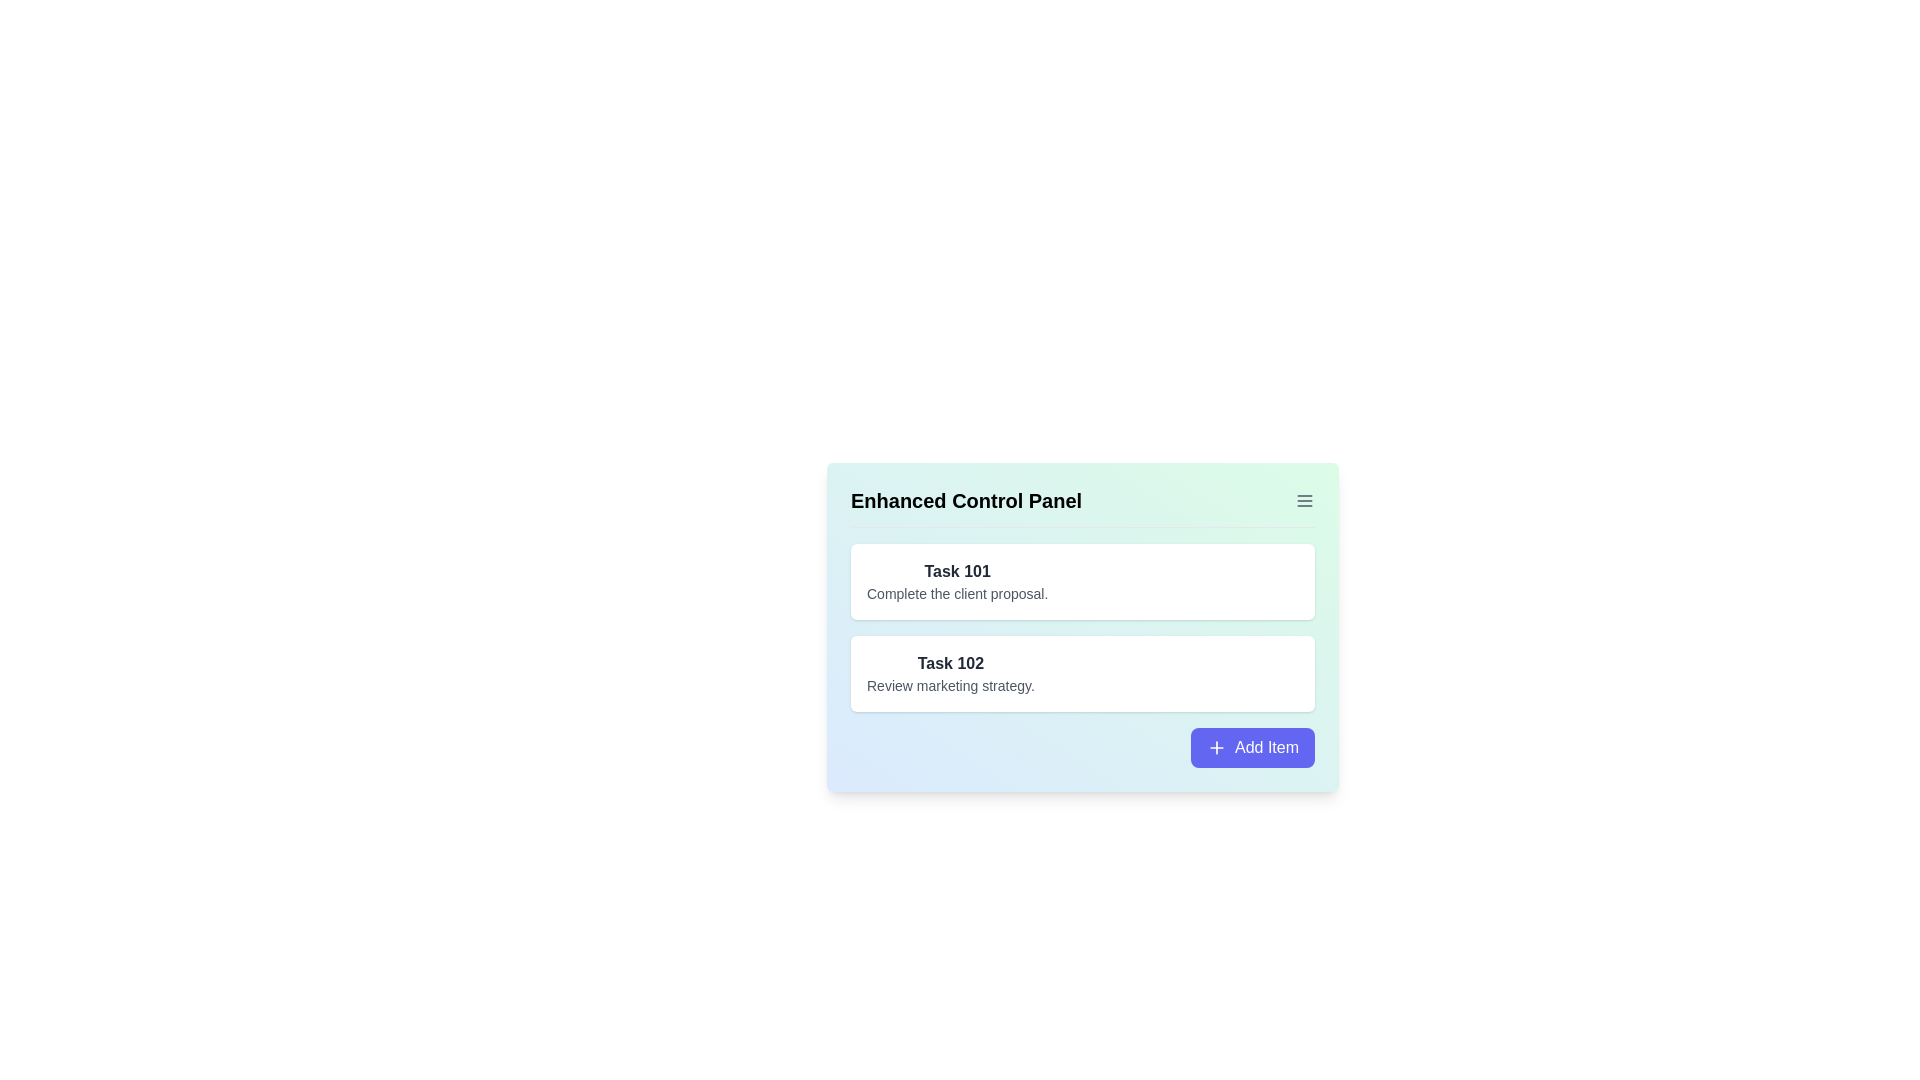  I want to click on text label that displays 'Task 102', which is bold and dark gray, located in the task list as the second task, so click(949, 663).